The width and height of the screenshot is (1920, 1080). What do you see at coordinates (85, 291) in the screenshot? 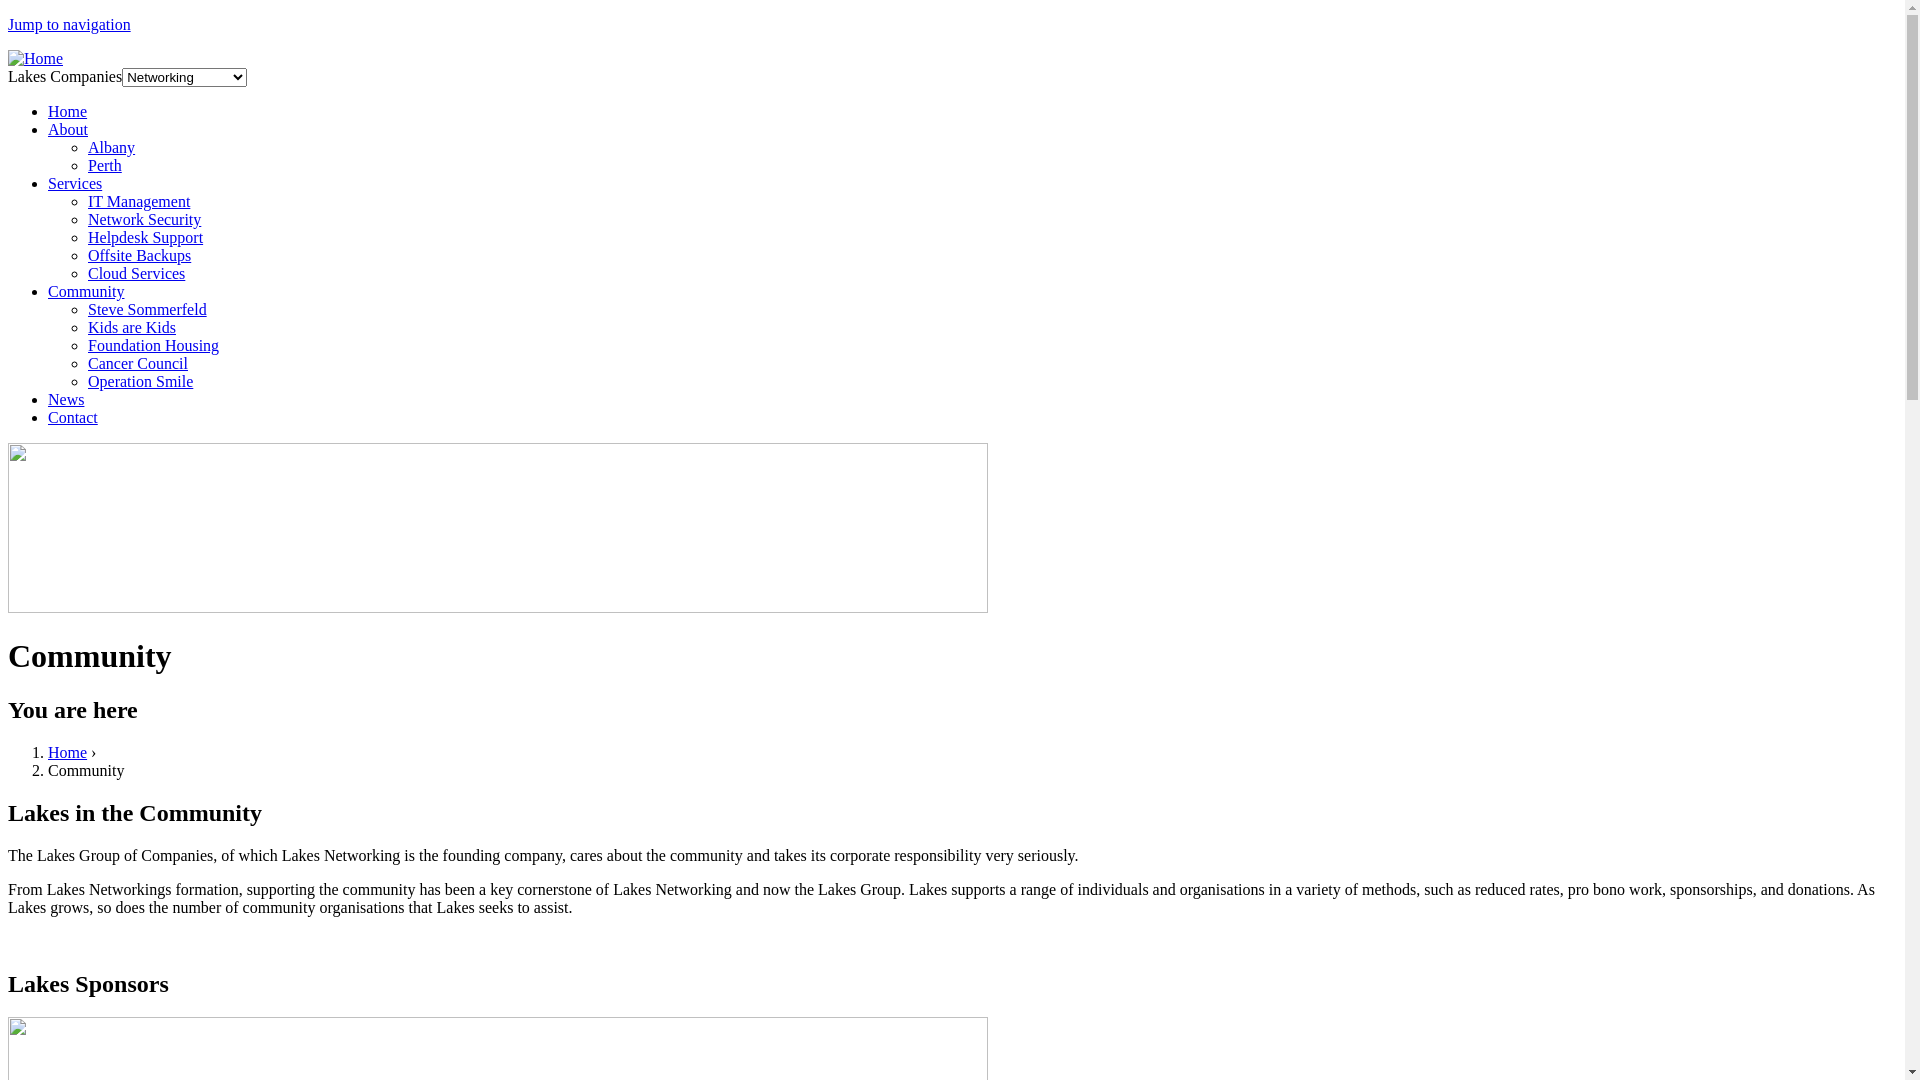
I see `'Community'` at bounding box center [85, 291].